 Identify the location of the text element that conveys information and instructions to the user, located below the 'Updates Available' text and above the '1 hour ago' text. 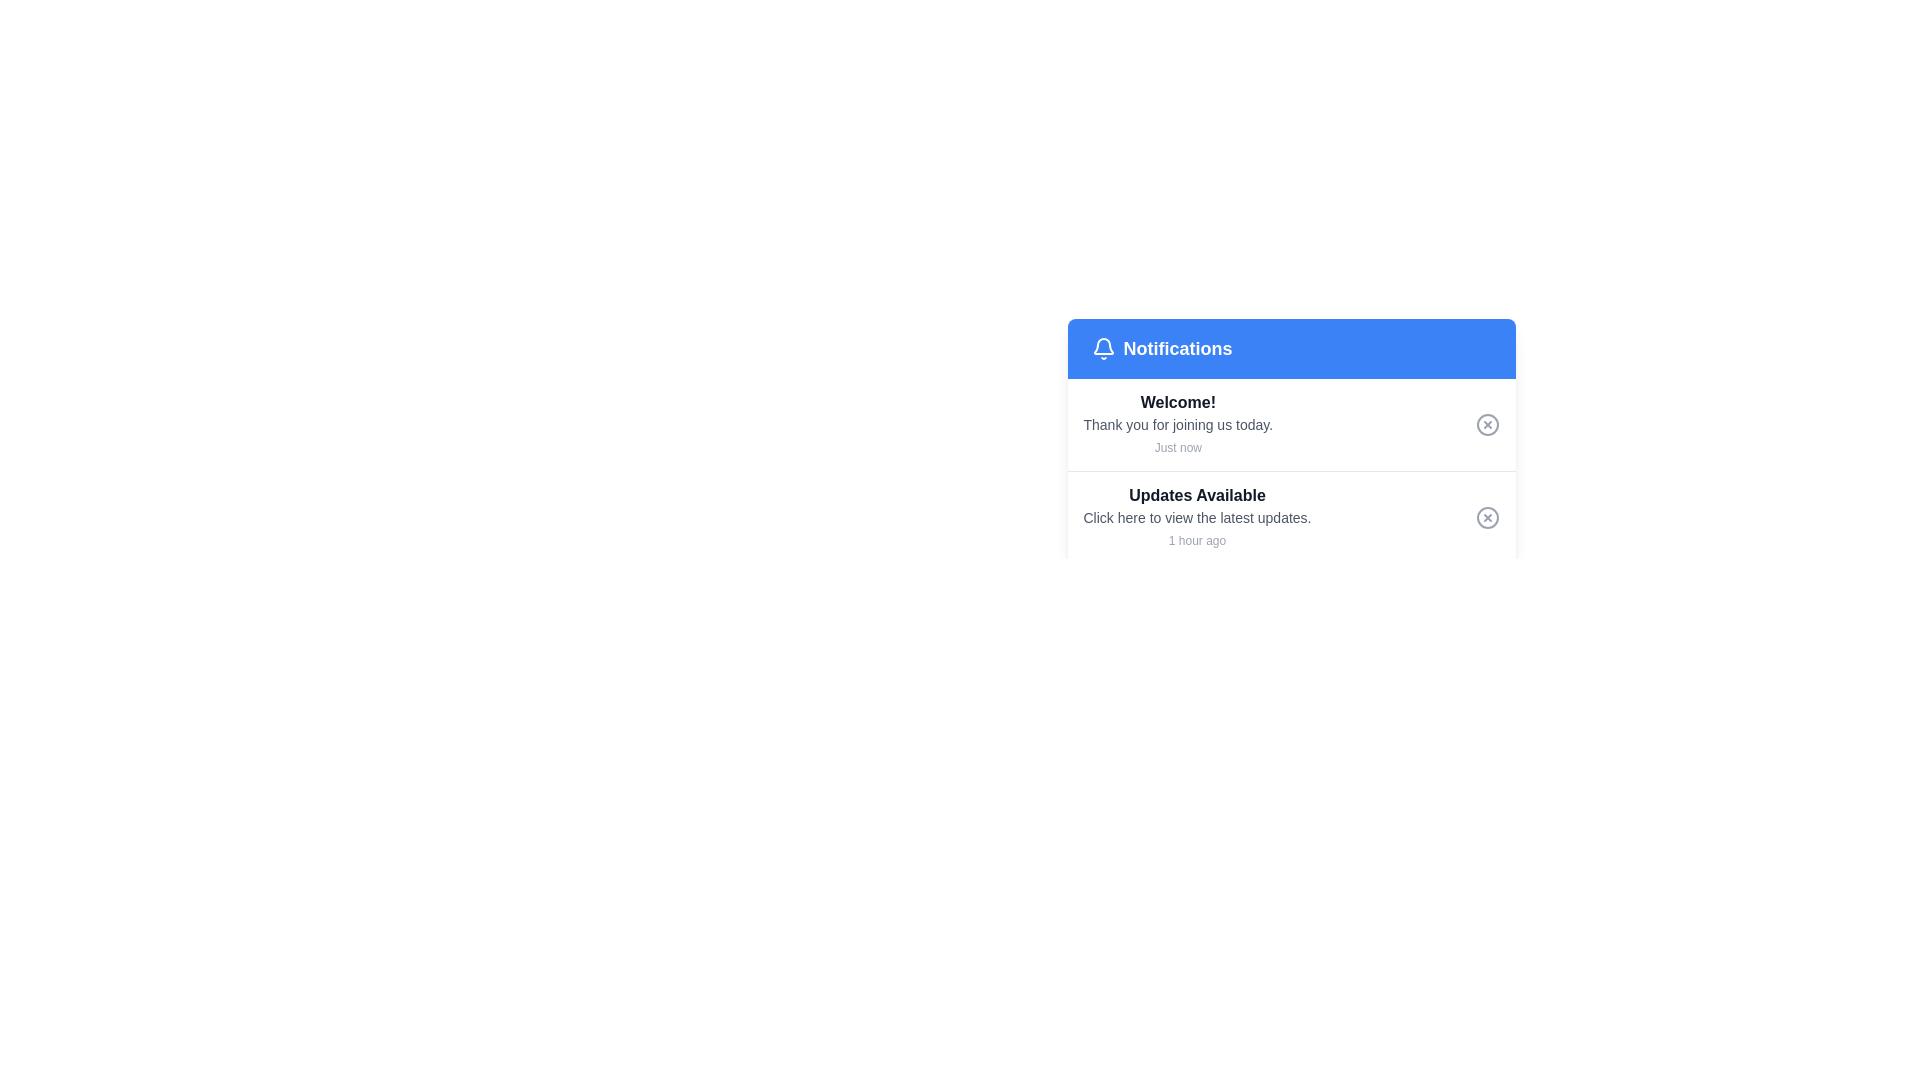
(1197, 516).